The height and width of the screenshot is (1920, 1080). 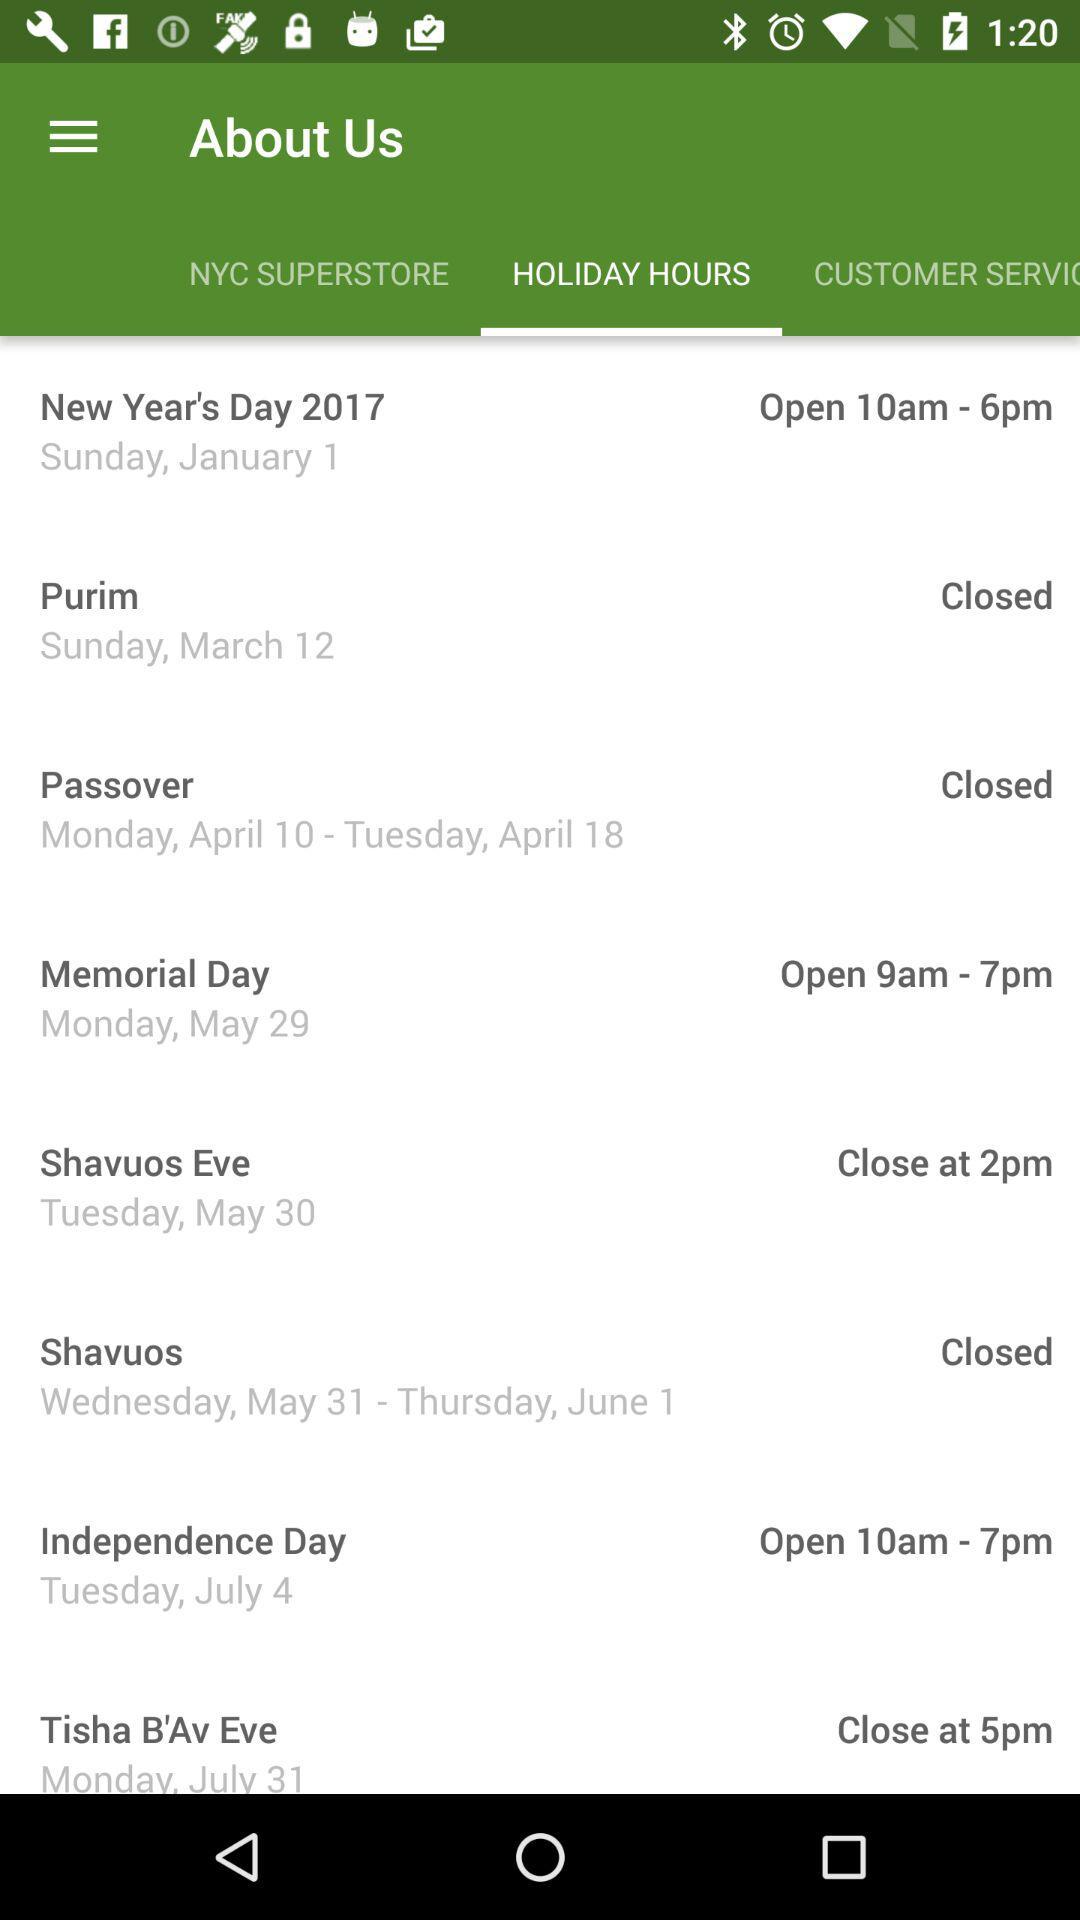 What do you see at coordinates (186, 1538) in the screenshot?
I see `icon to the left of the open 10am - 7pm` at bounding box center [186, 1538].